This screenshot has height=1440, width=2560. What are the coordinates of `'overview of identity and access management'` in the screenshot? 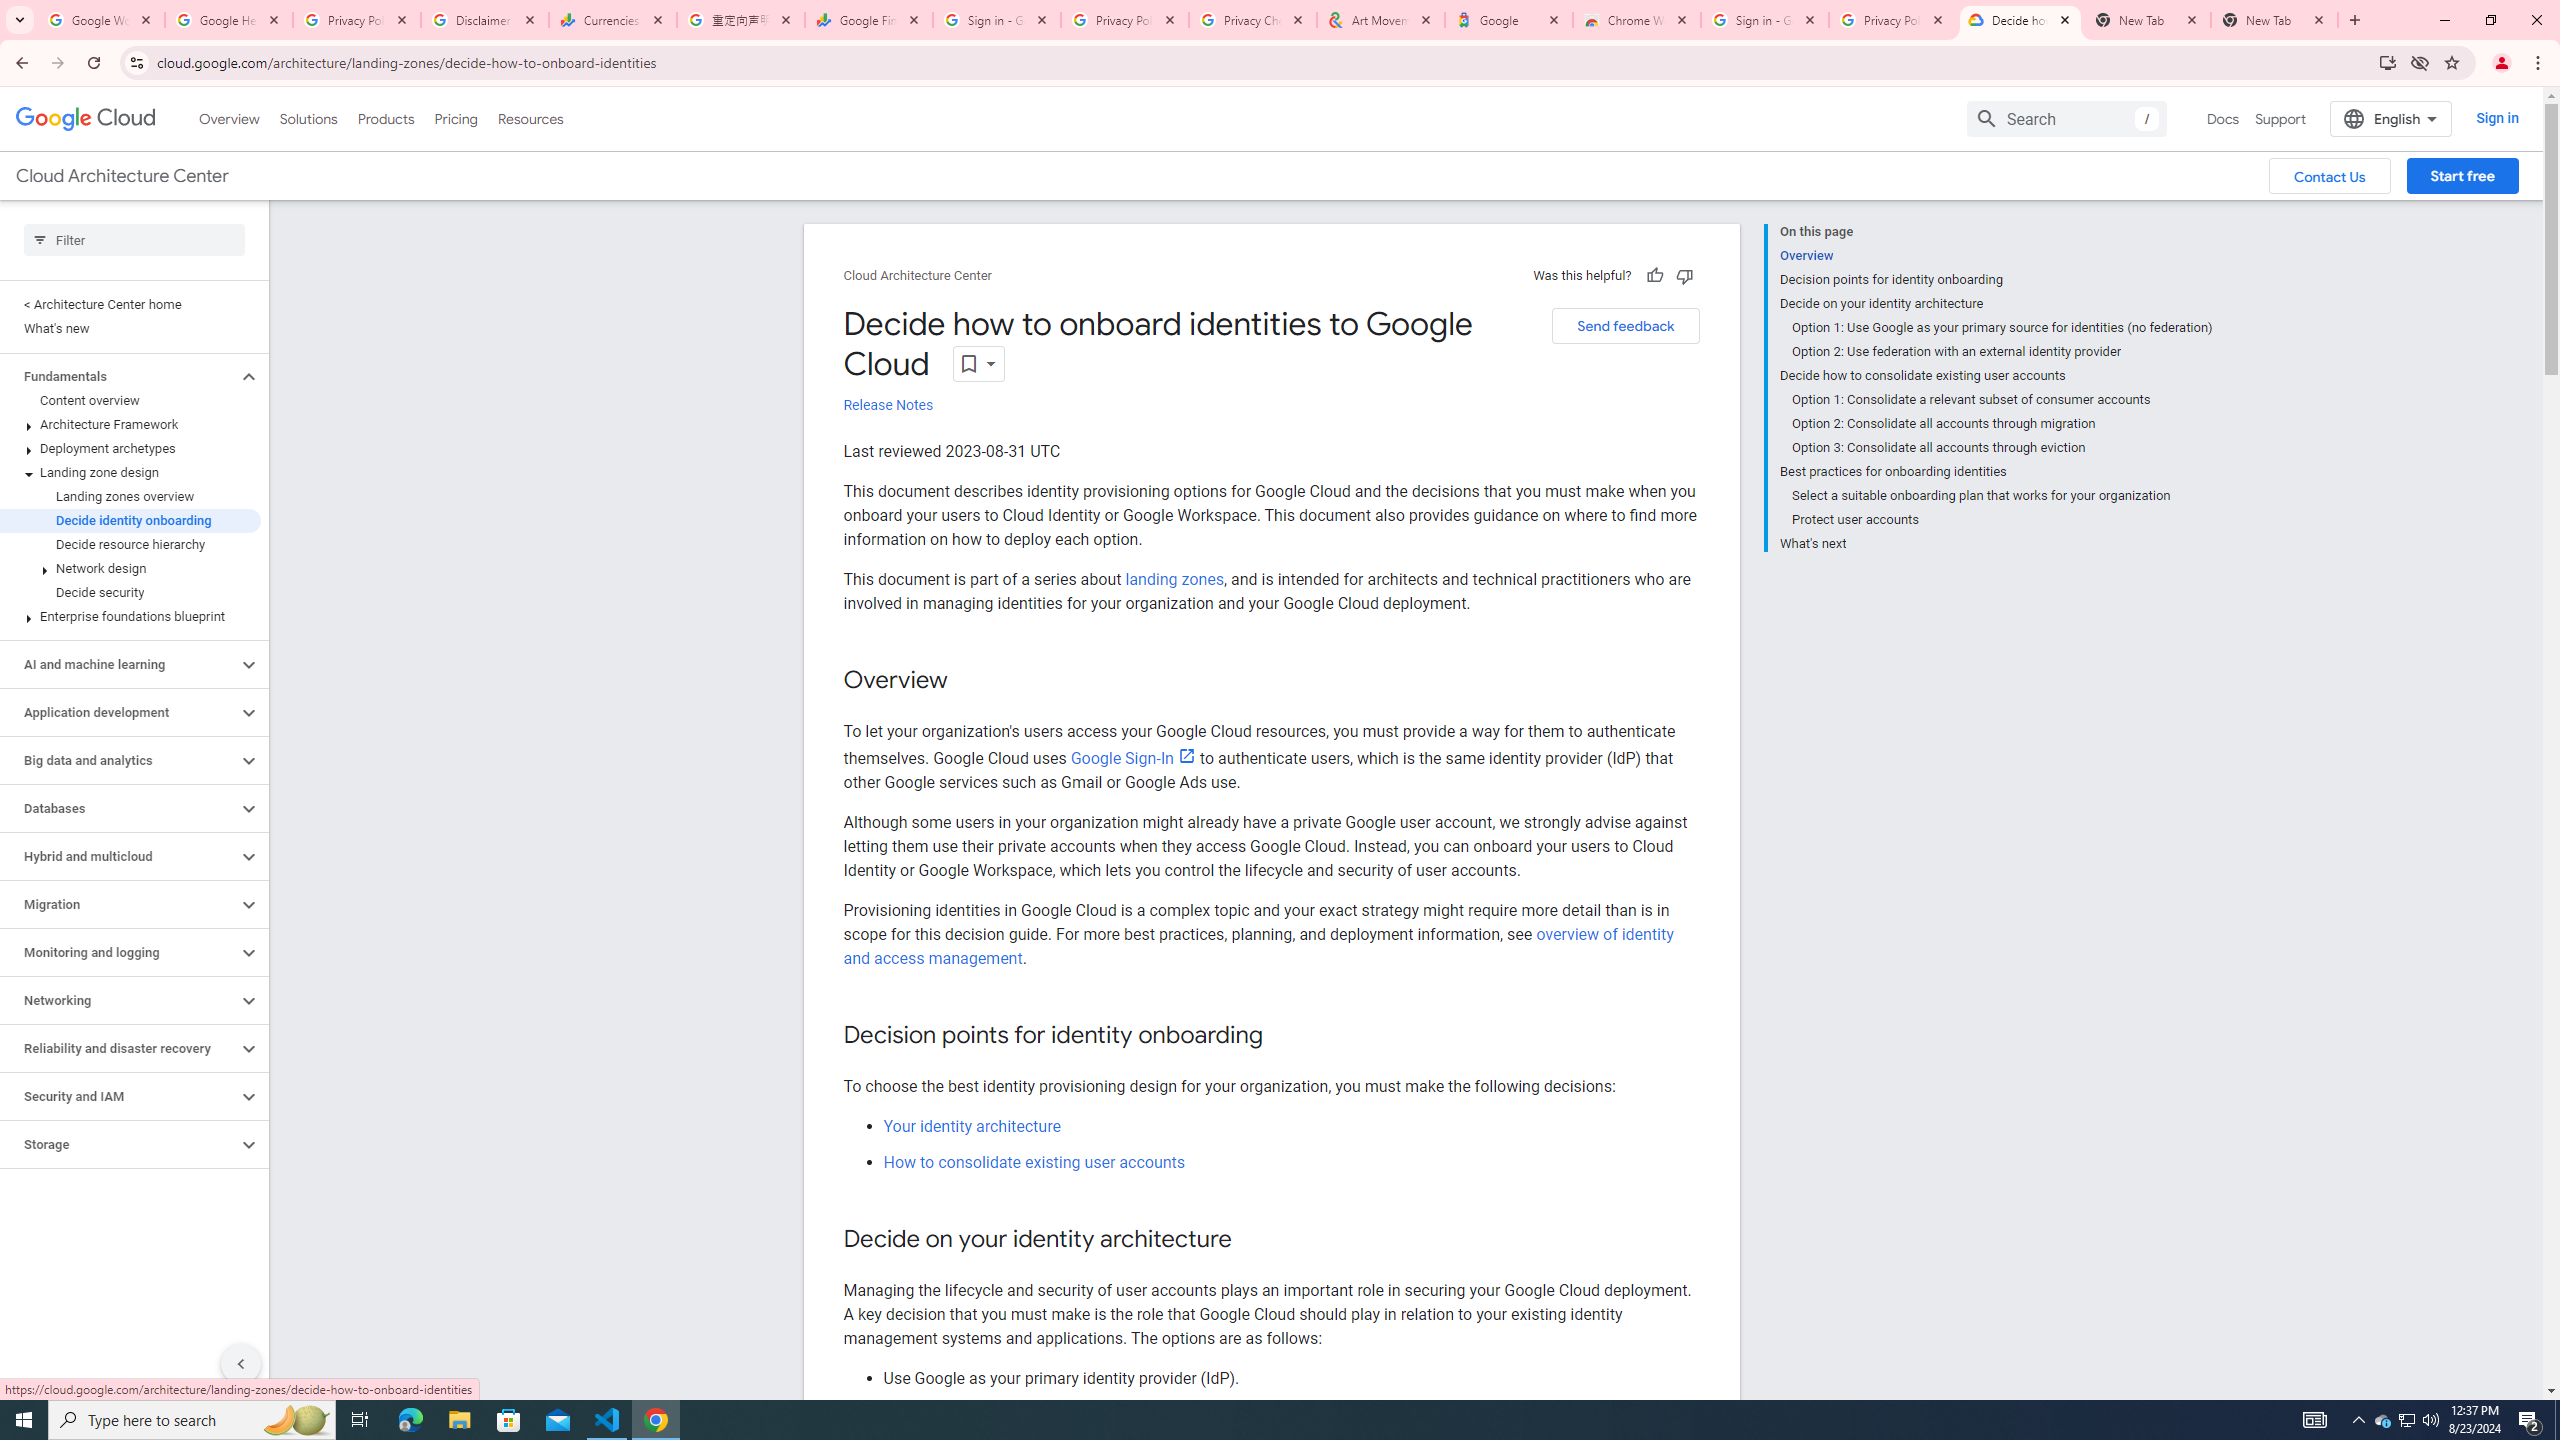 It's located at (1257, 945).